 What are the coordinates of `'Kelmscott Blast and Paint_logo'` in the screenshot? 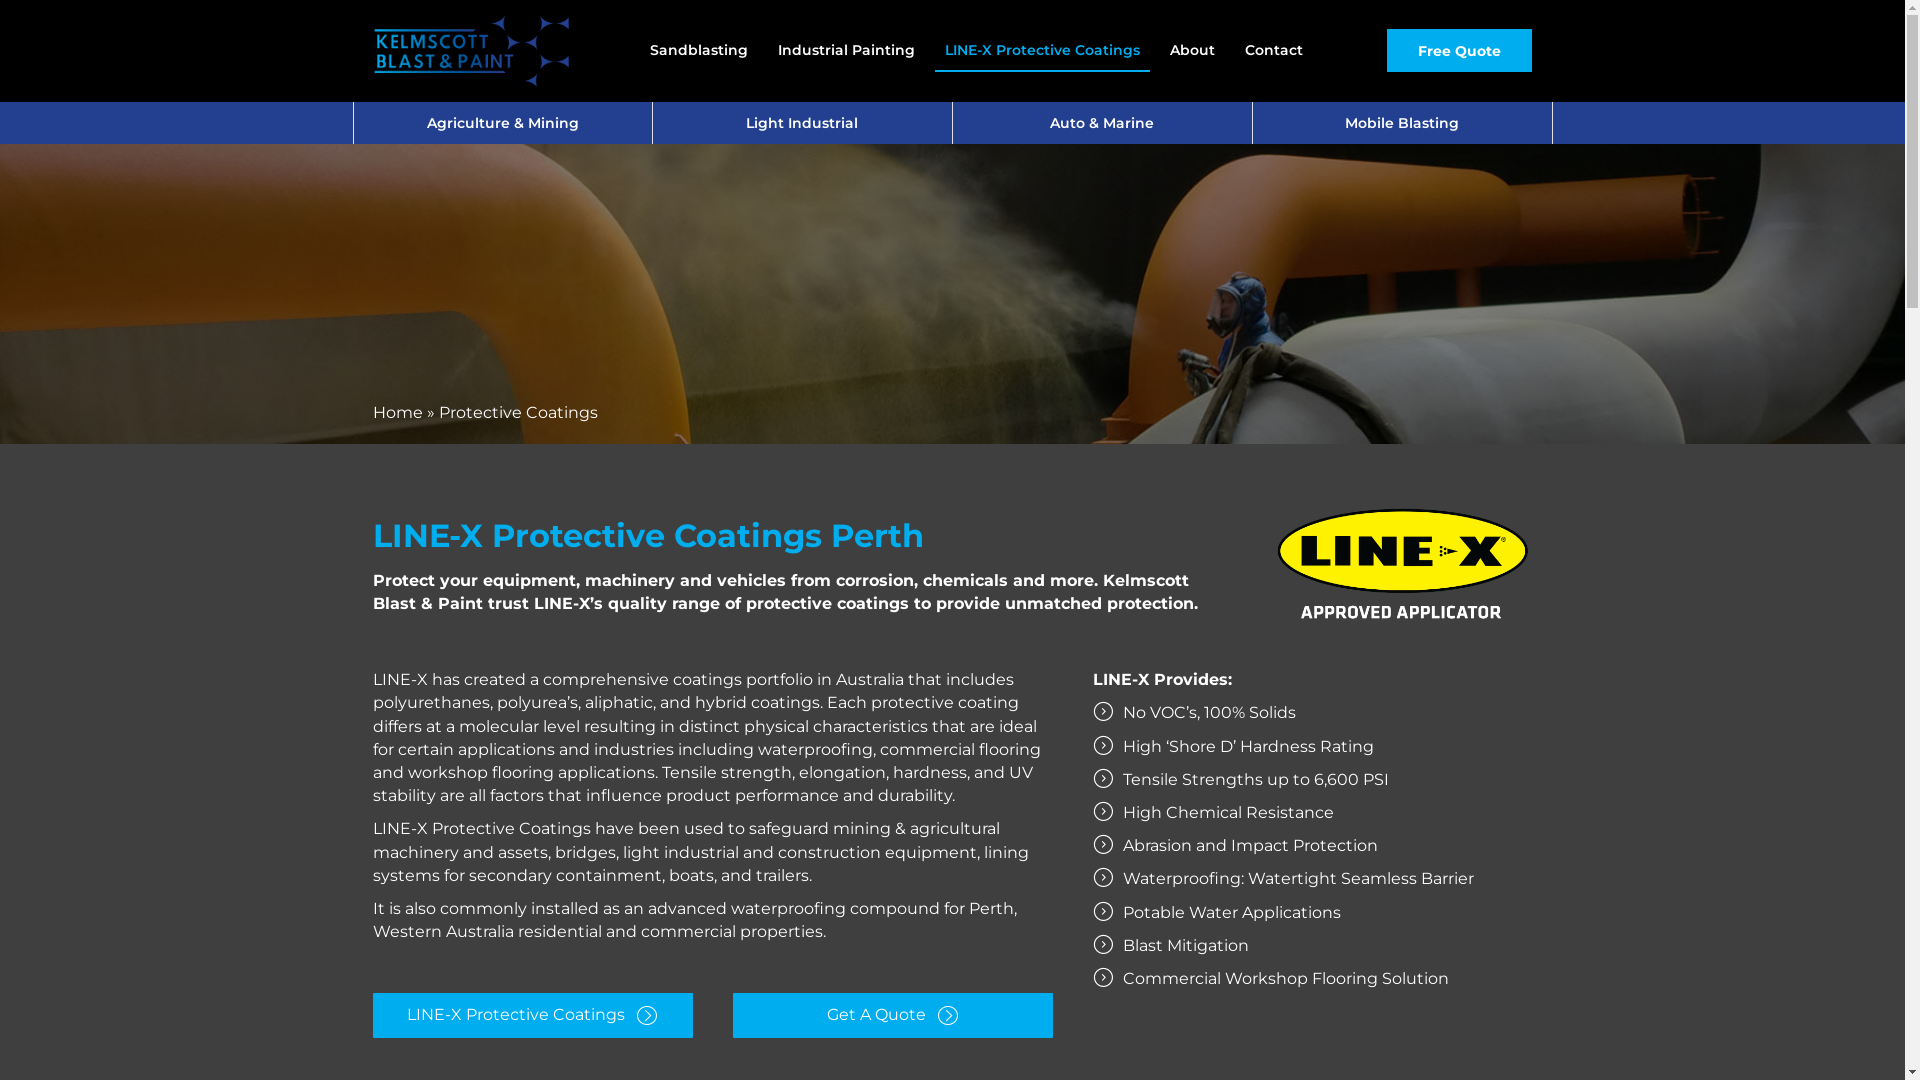 It's located at (470, 49).